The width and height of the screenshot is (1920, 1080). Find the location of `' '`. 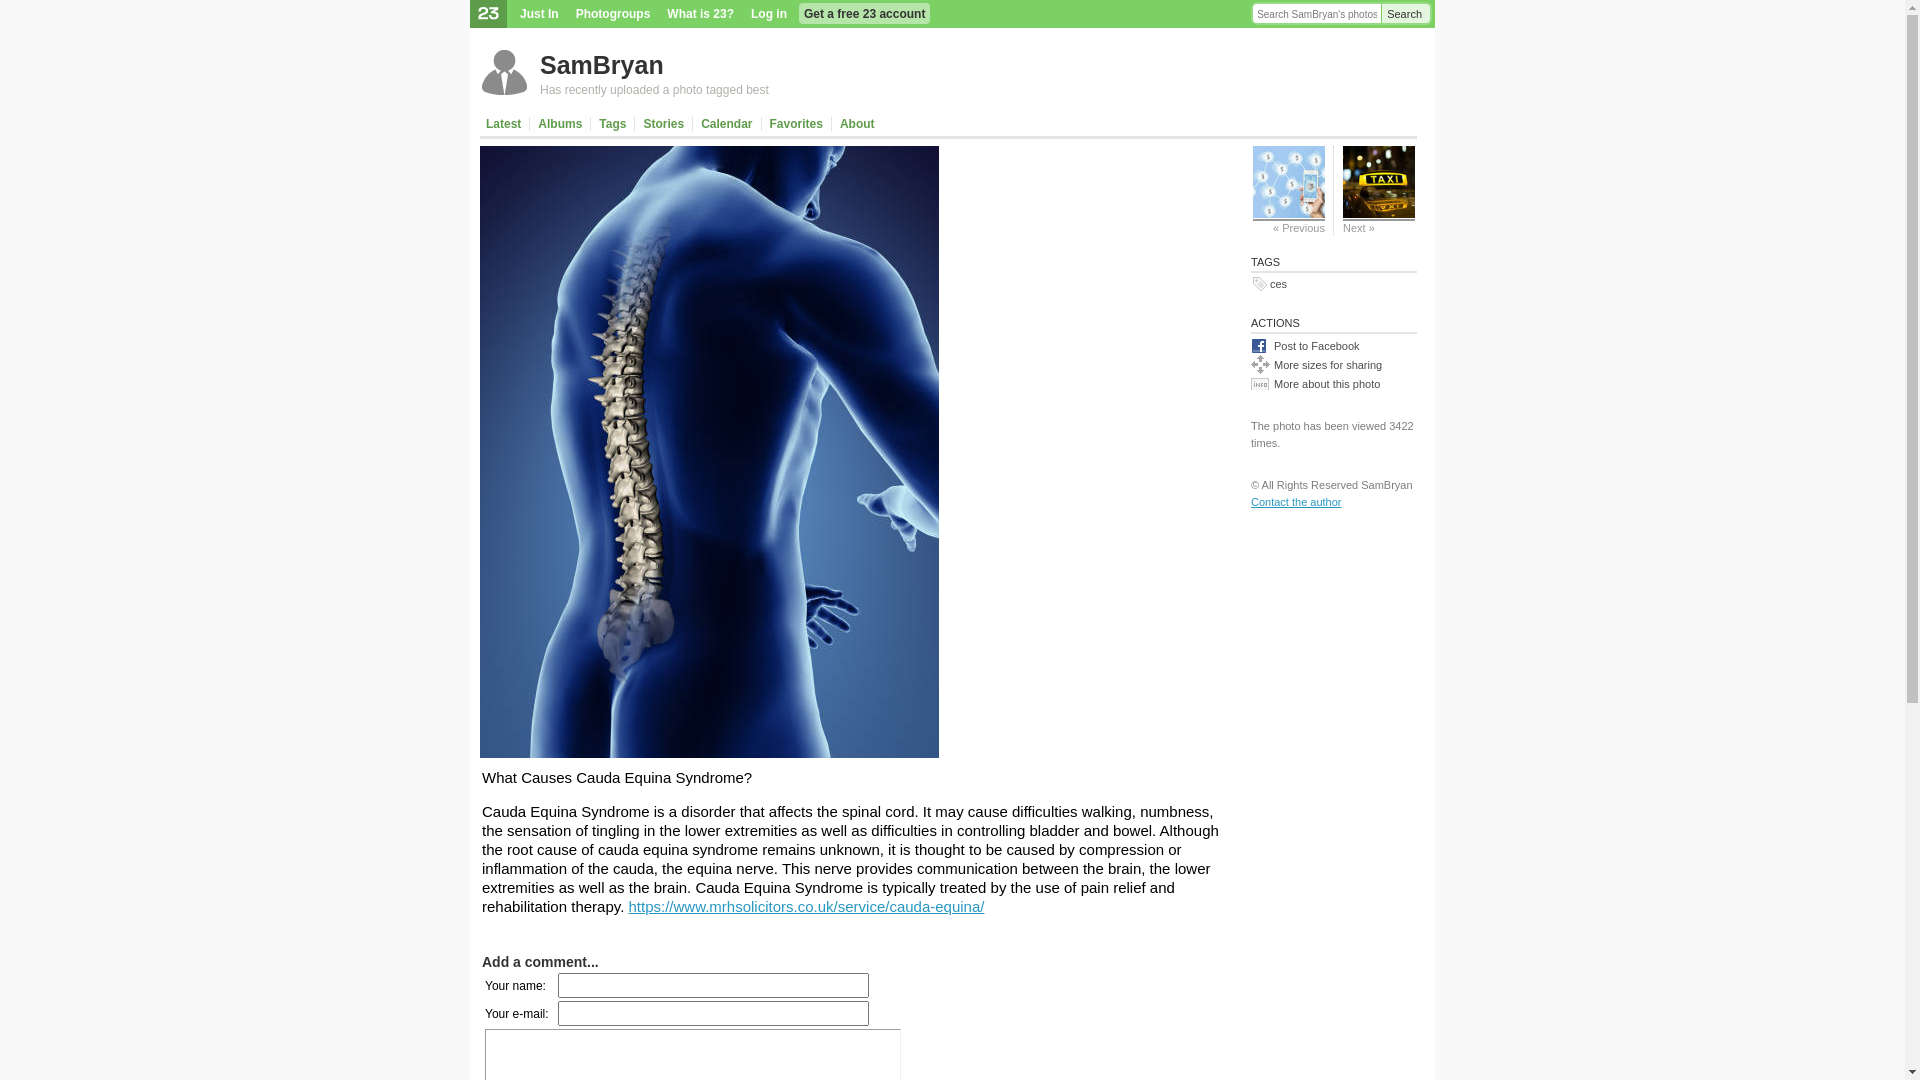

' ' is located at coordinates (891, 123).